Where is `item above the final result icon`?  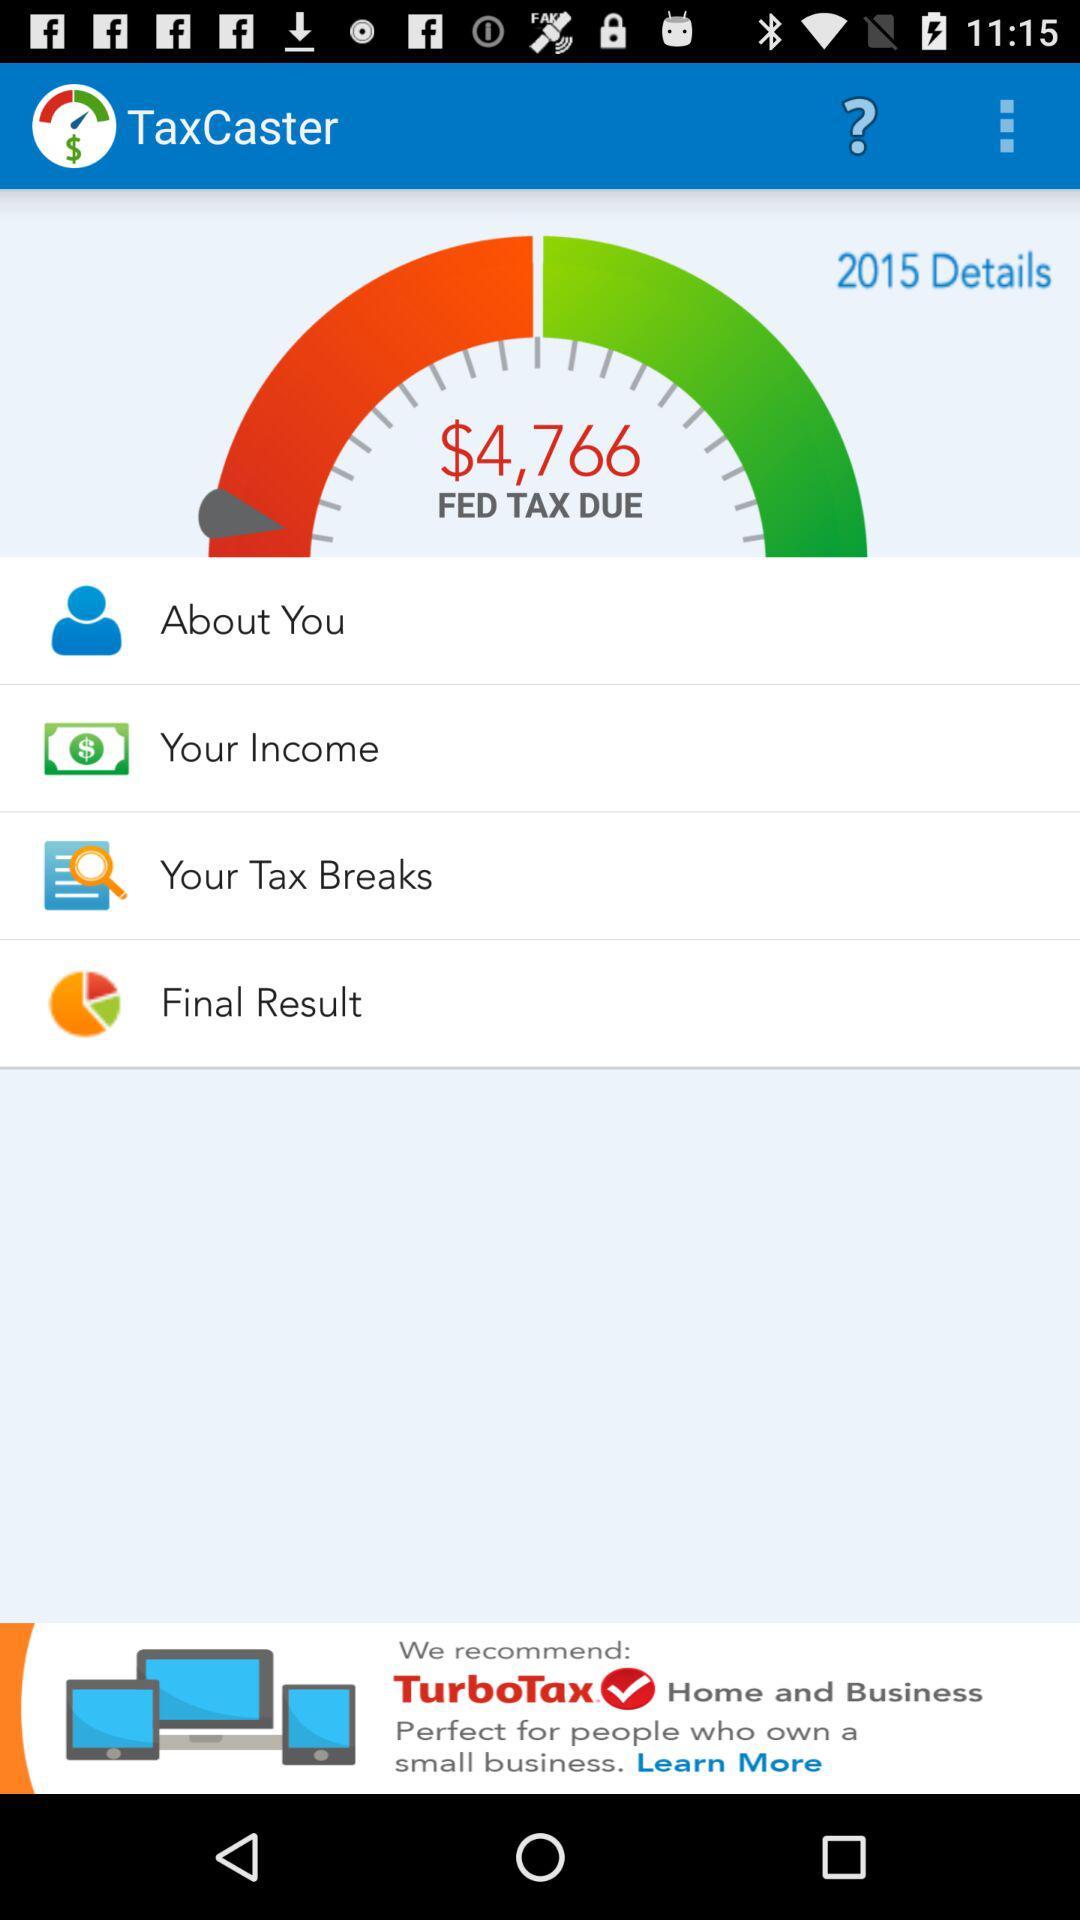 item above the final result icon is located at coordinates (601, 875).